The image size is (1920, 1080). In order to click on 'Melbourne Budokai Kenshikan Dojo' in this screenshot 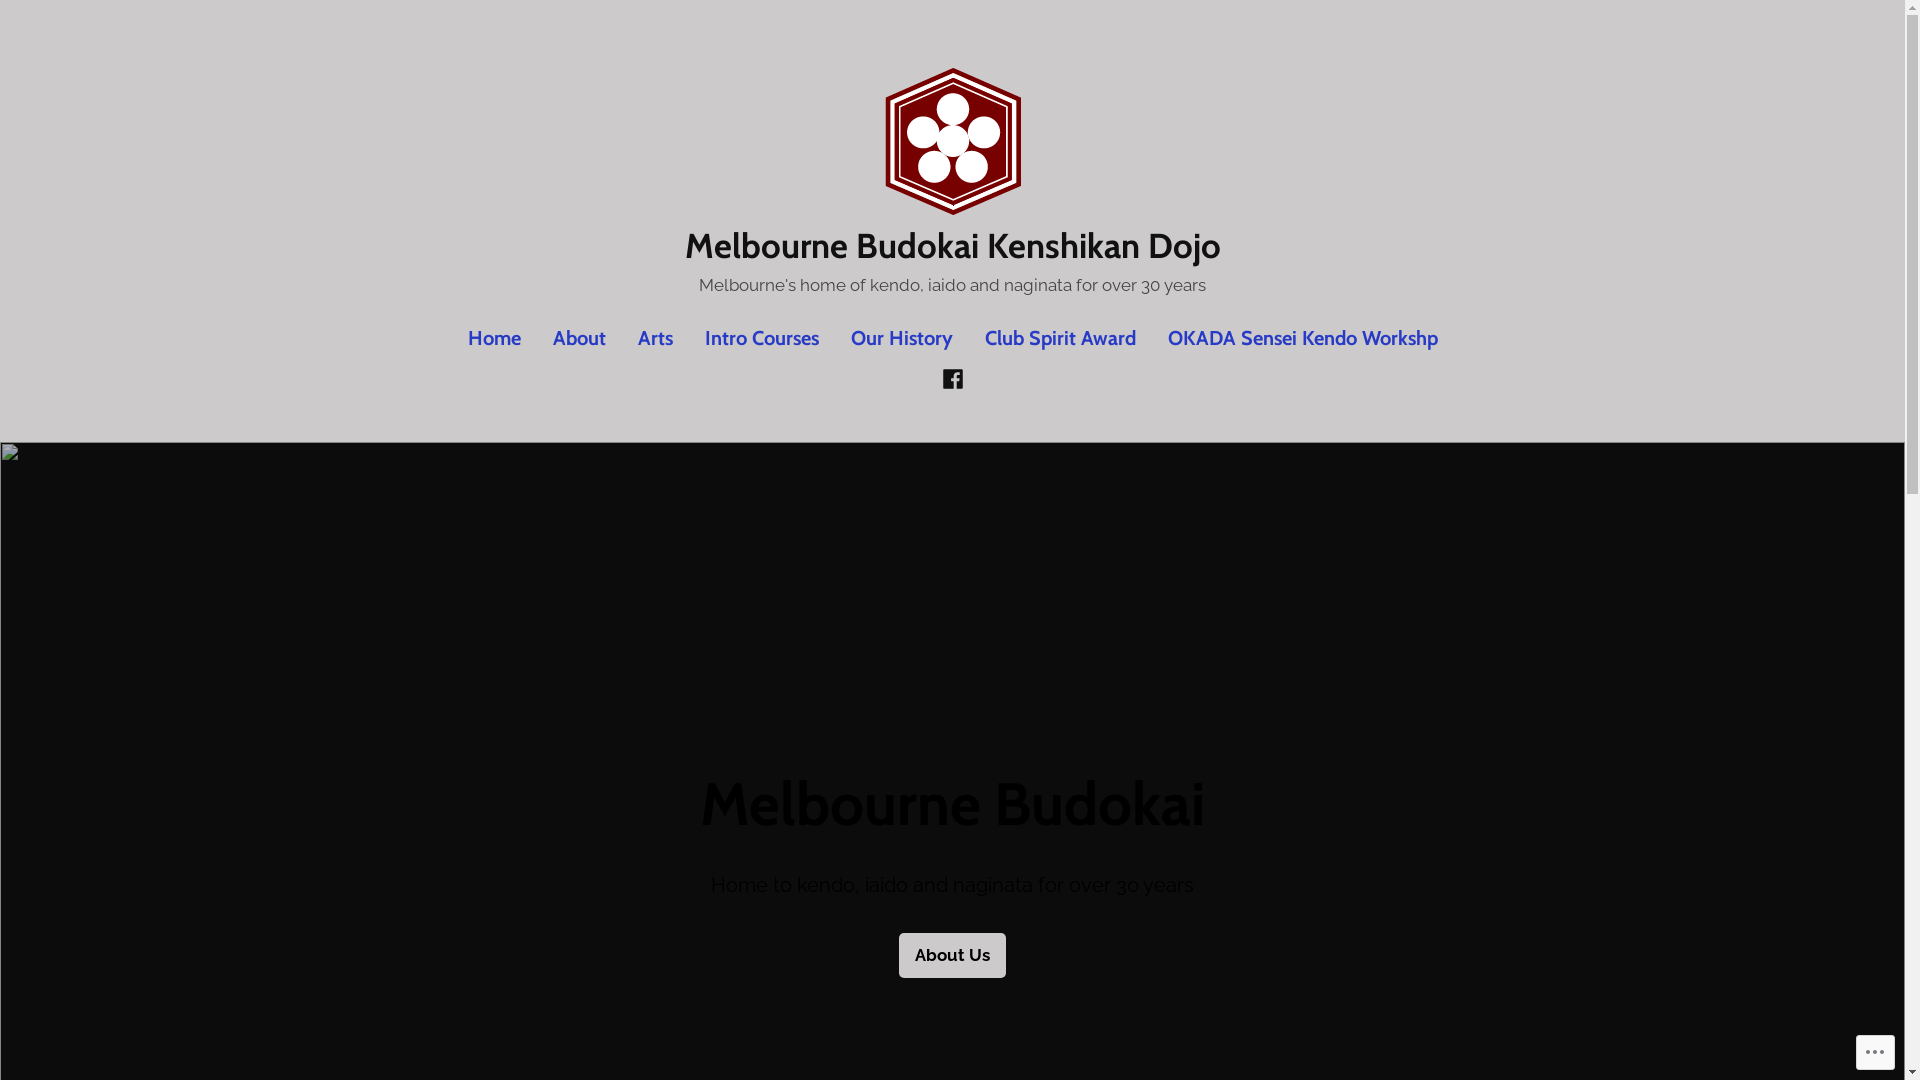, I will do `click(950, 245)`.